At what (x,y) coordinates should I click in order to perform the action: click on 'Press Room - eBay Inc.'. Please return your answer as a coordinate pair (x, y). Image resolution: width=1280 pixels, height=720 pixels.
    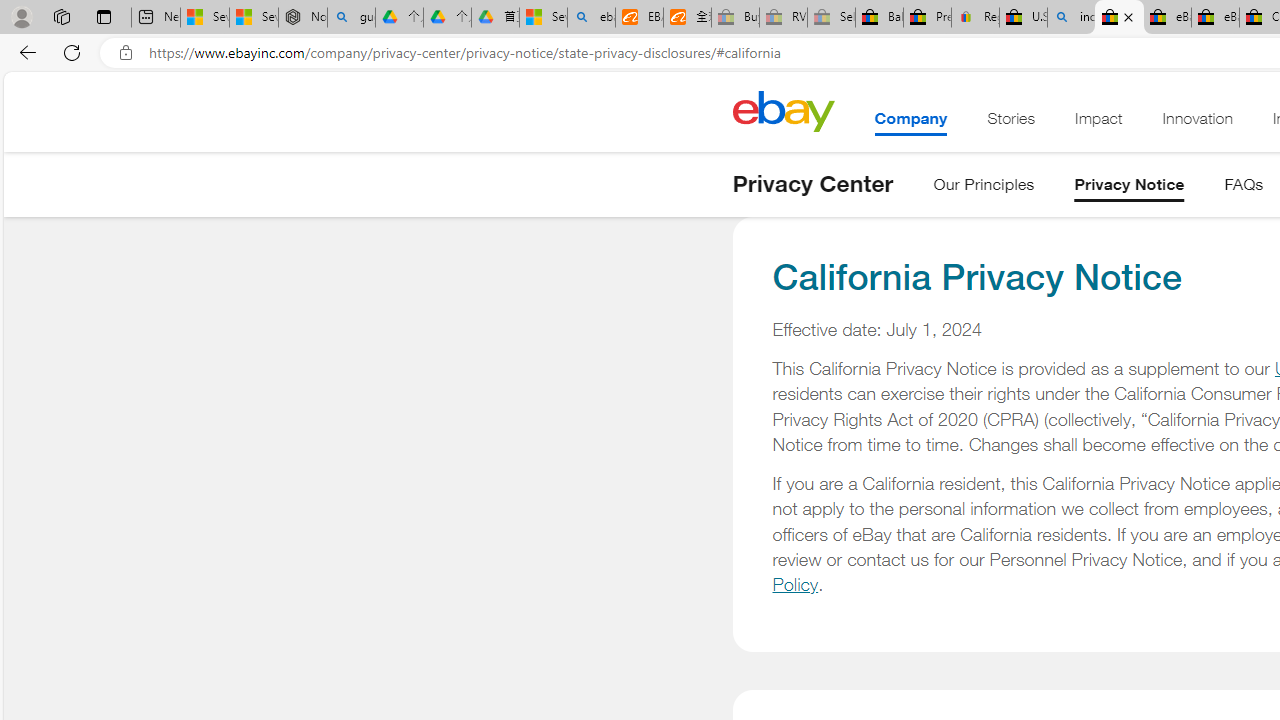
    Looking at the image, I should click on (926, 17).